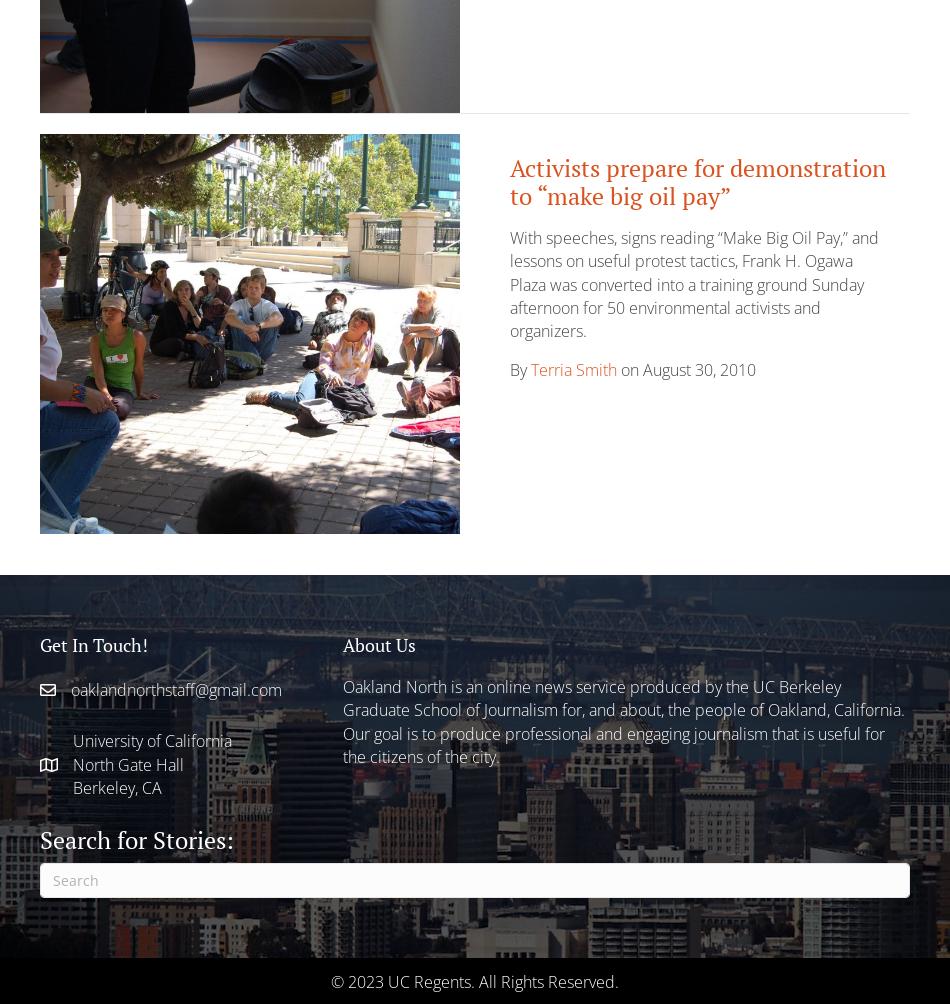 The width and height of the screenshot is (950, 1004). Describe the element at coordinates (625, 720) in the screenshot. I see `'Oakland North is an online news service produced by the UC Berkeley Graduate School of Journalism for, and about, the people of Oakland, California.  Our goal is to produce professional and engaging journalism that is useful for the citizens of the city.'` at that location.